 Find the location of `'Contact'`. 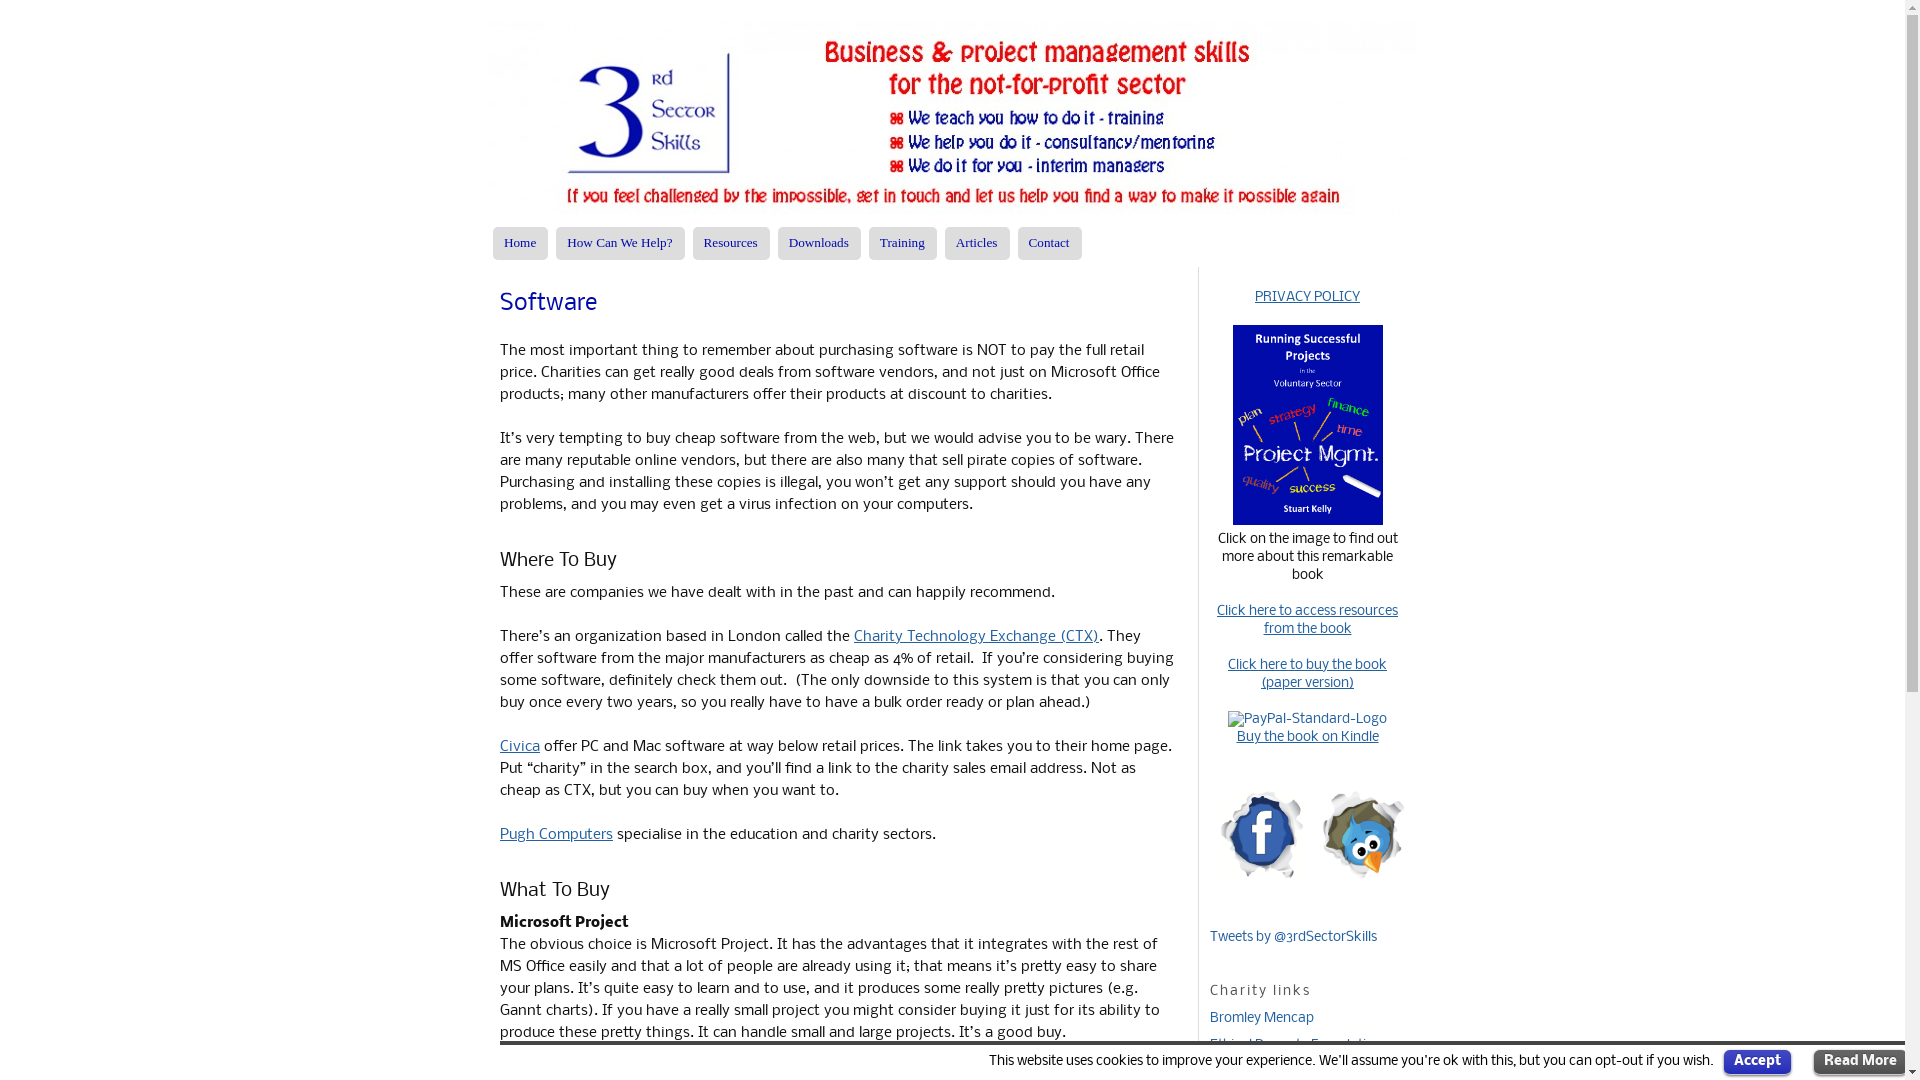

'Contact' is located at coordinates (1049, 242).